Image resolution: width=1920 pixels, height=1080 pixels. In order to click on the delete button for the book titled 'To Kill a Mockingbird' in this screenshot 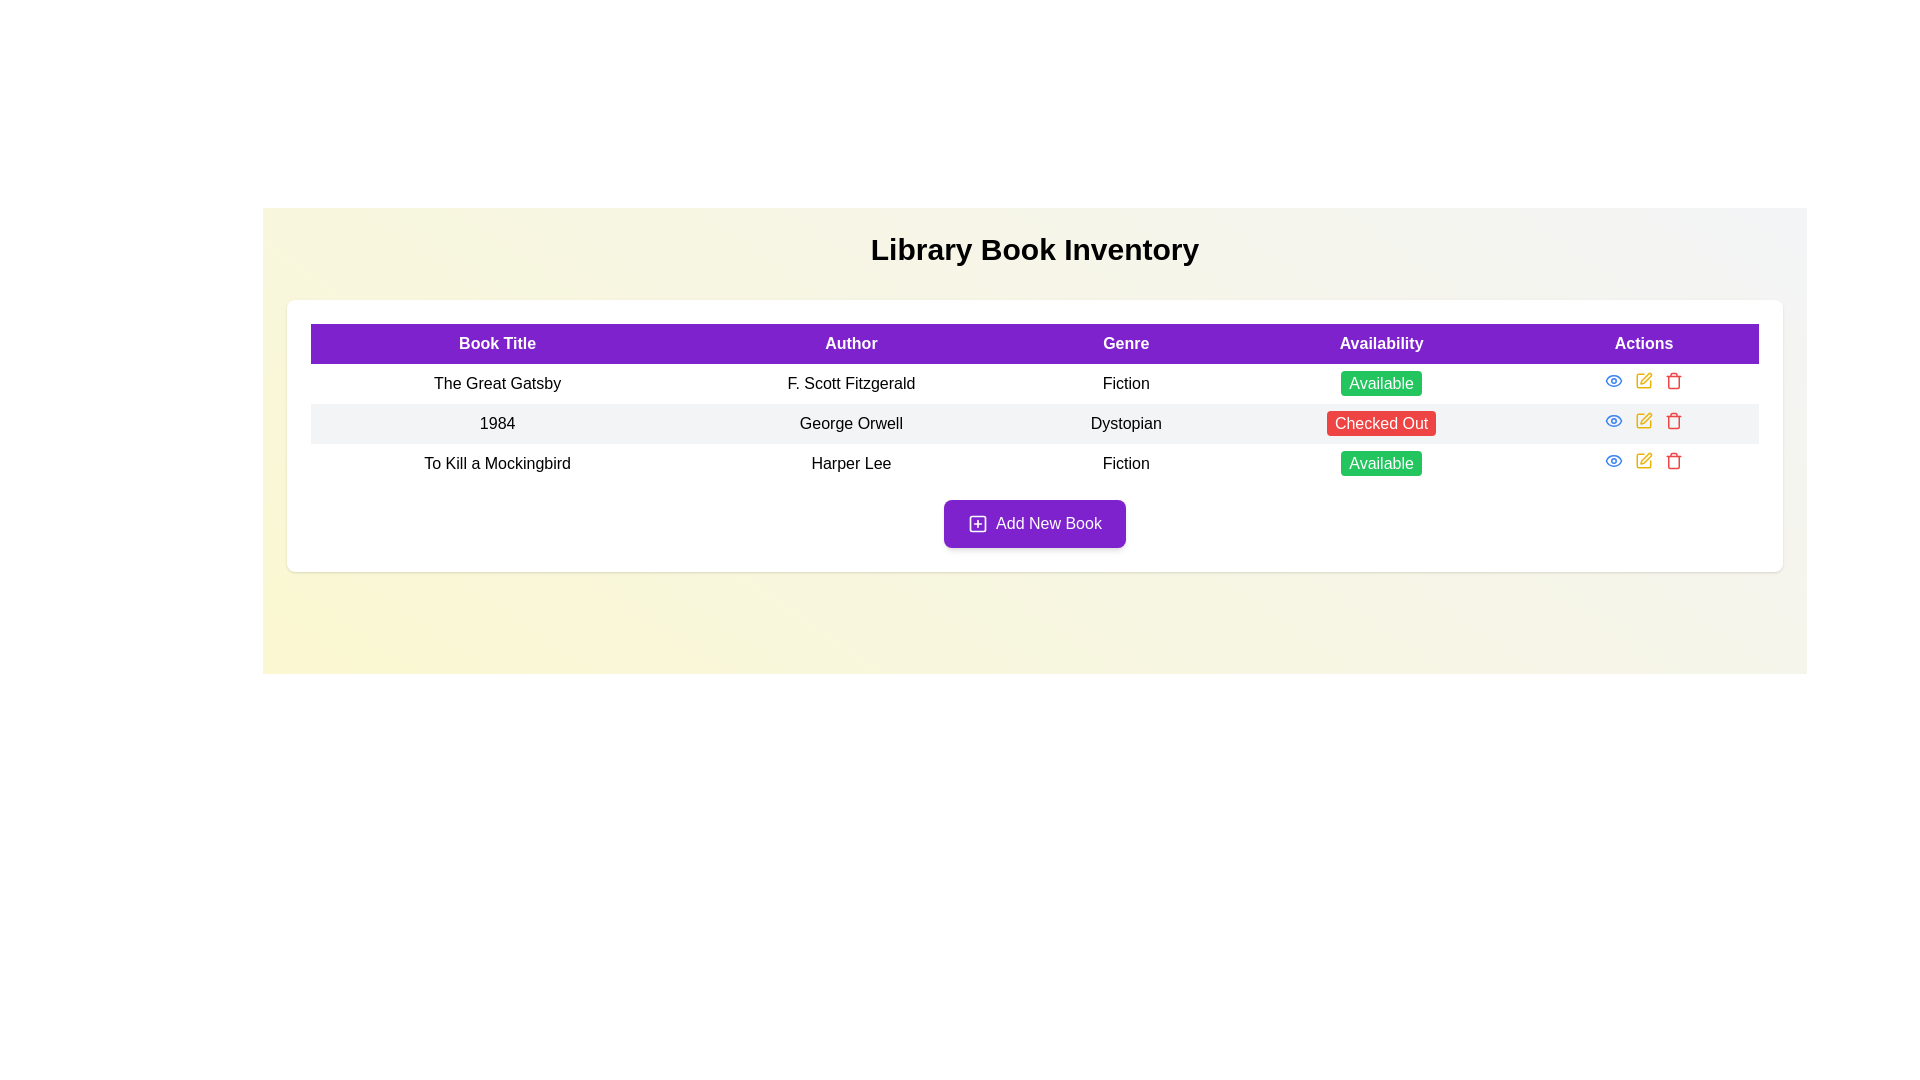, I will do `click(1674, 461)`.